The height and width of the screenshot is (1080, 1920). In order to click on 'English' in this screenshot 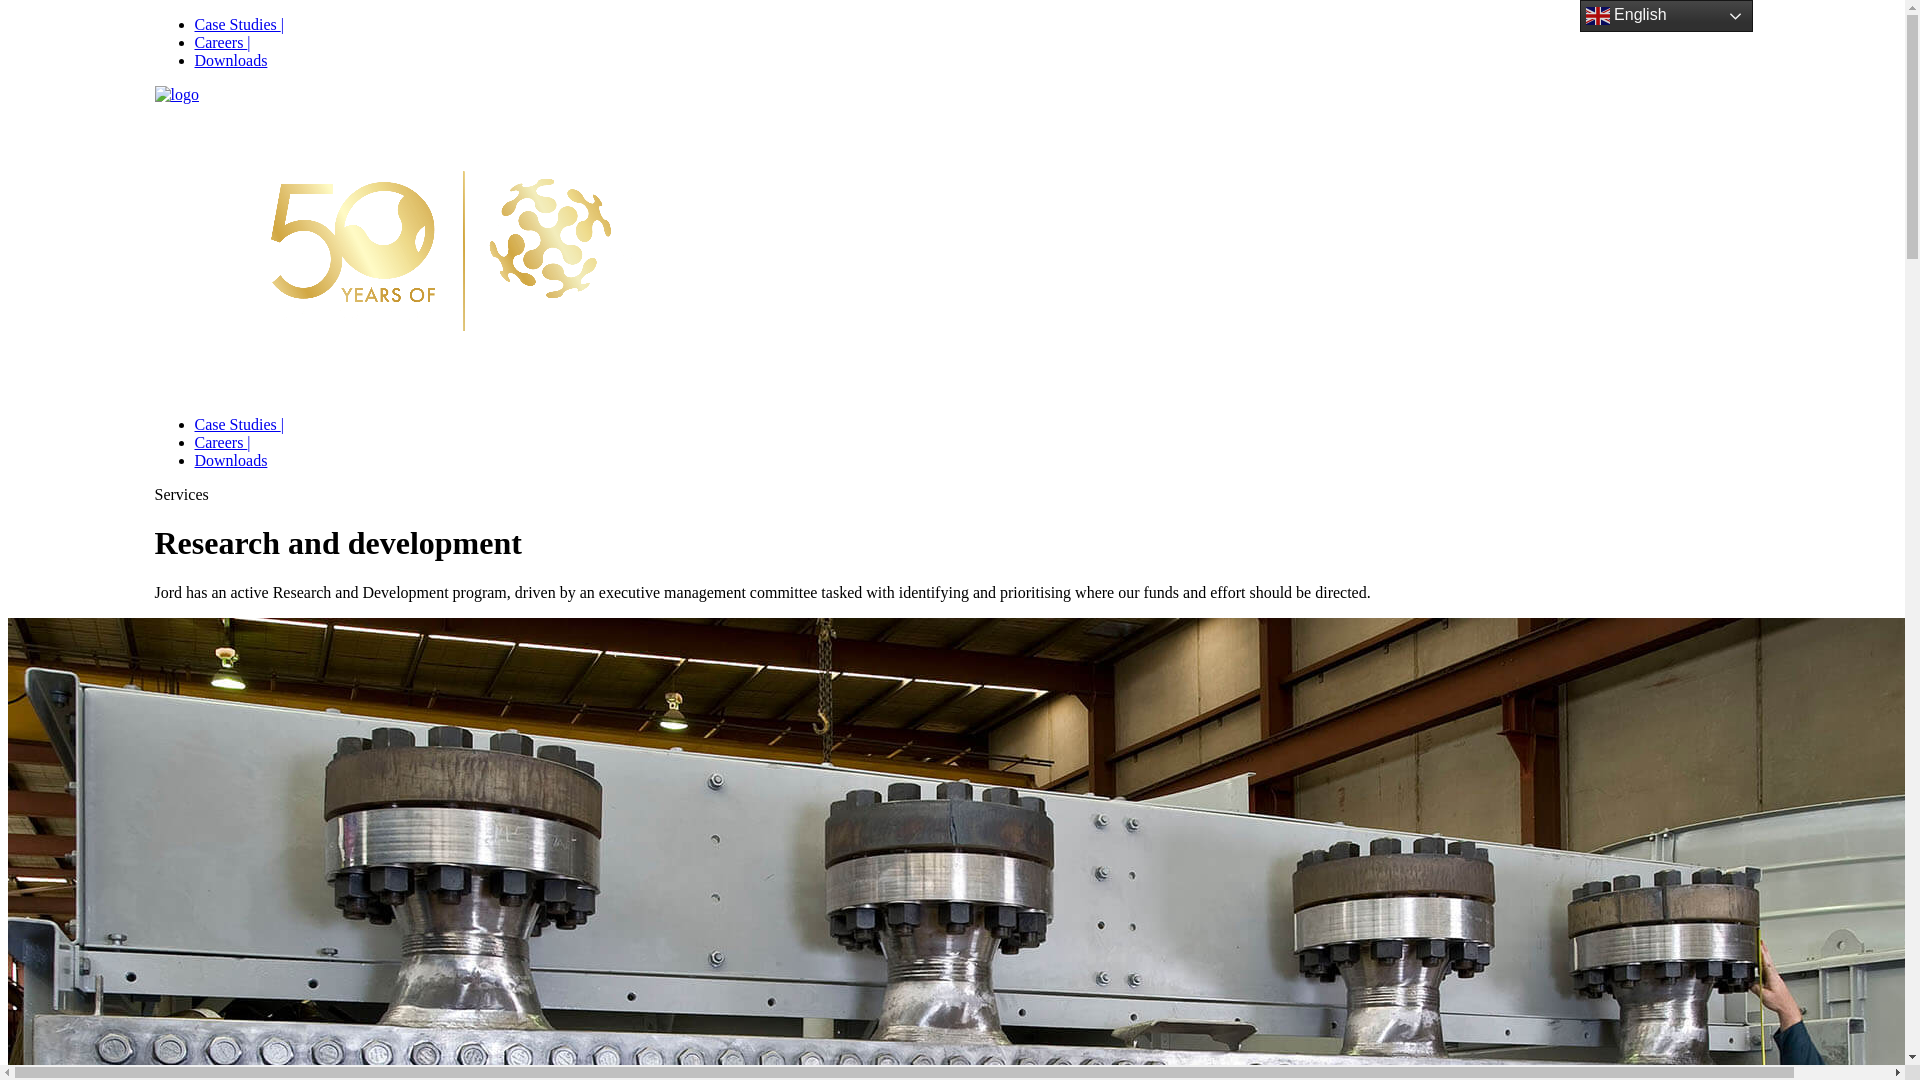, I will do `click(1666, 15)`.